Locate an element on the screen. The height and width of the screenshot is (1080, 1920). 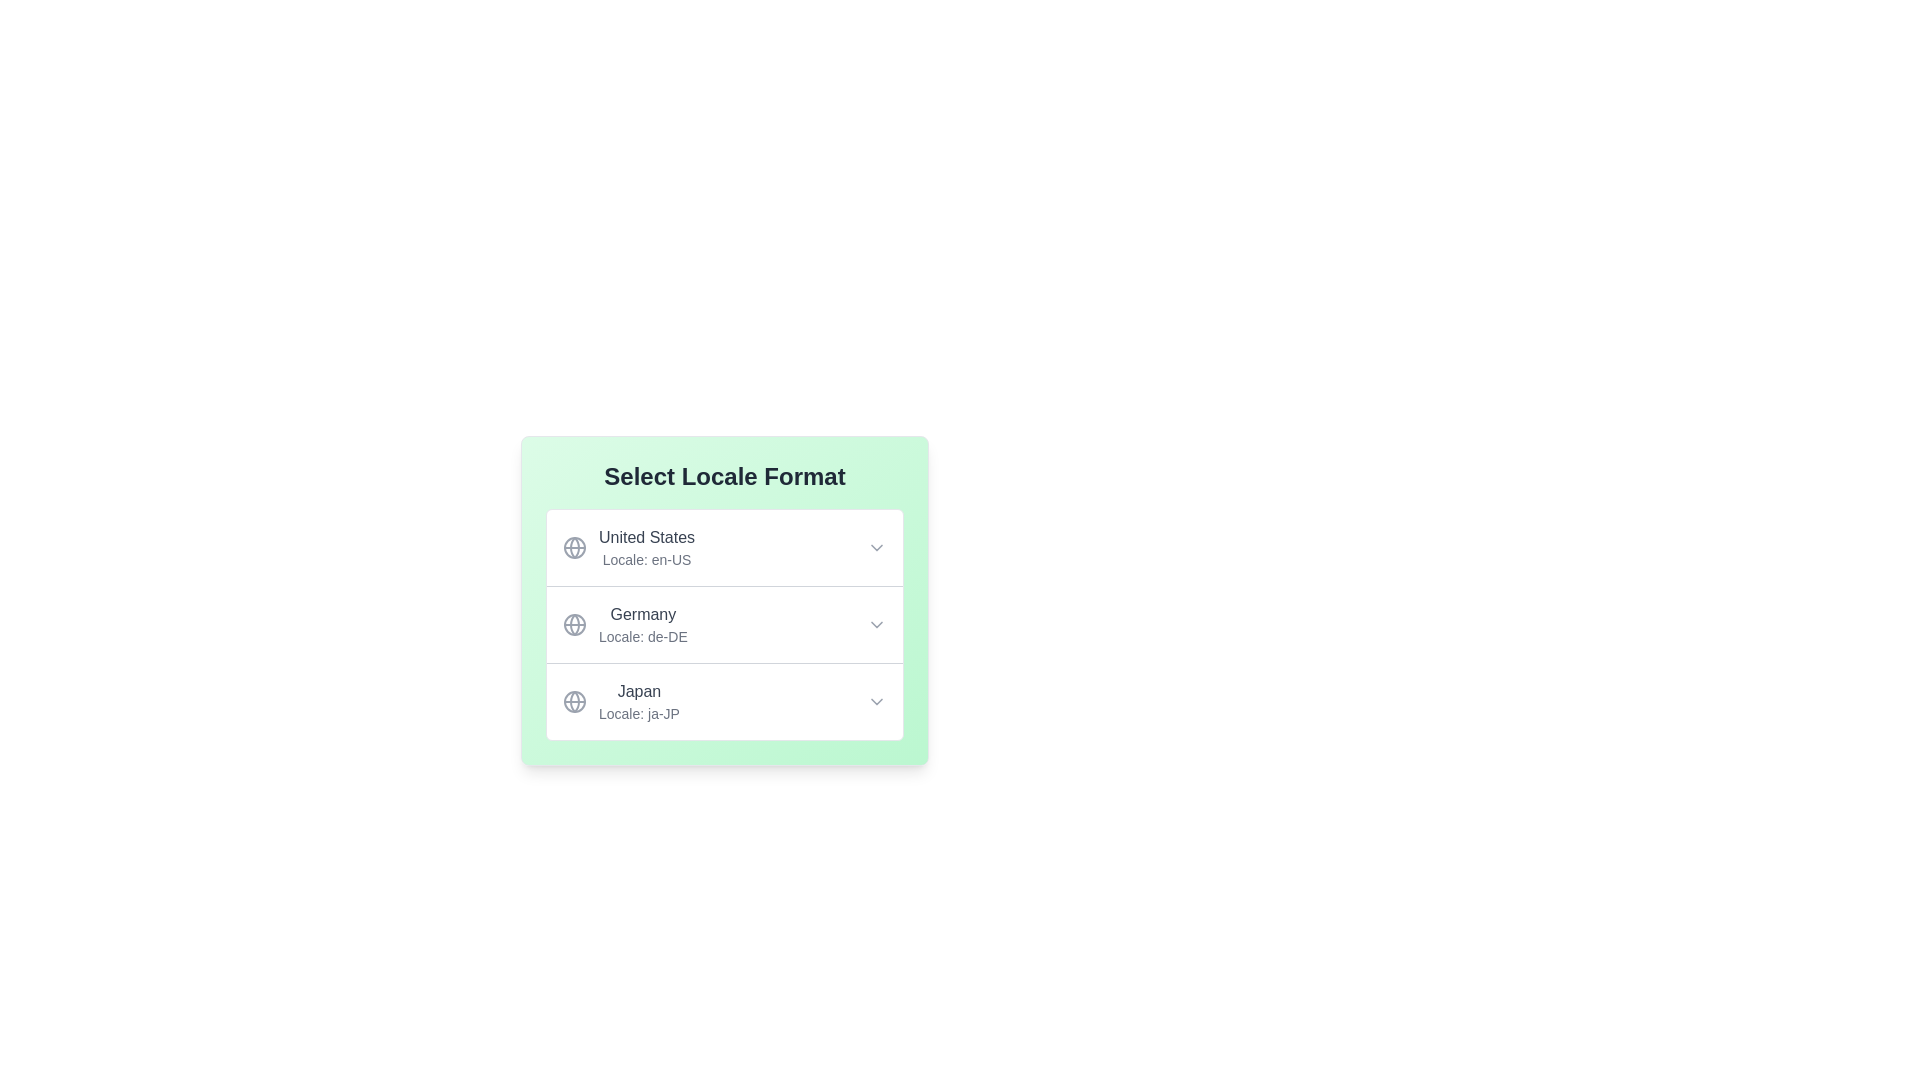
text of the label 'United States' in the dropdown menu for locale selection is located at coordinates (647, 536).